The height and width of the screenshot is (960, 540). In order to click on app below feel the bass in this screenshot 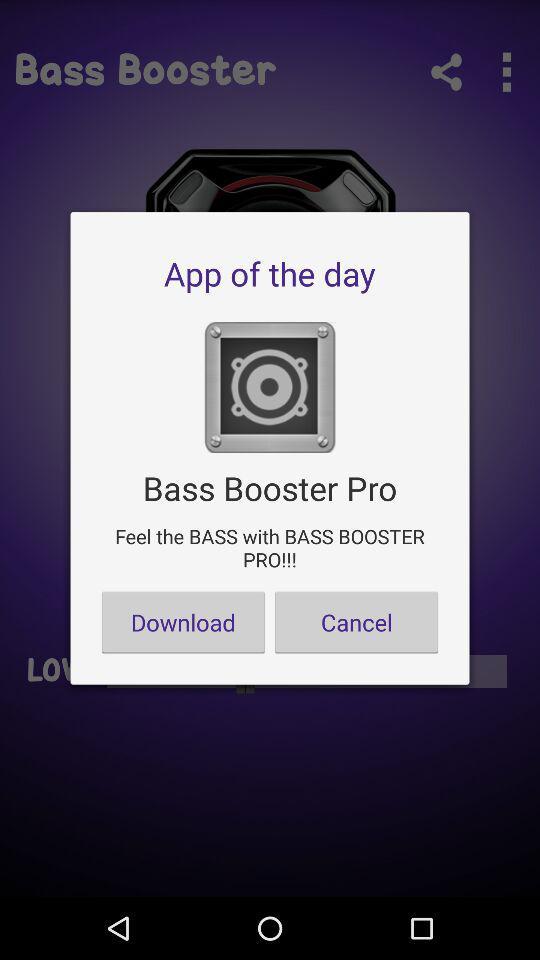, I will do `click(355, 621)`.